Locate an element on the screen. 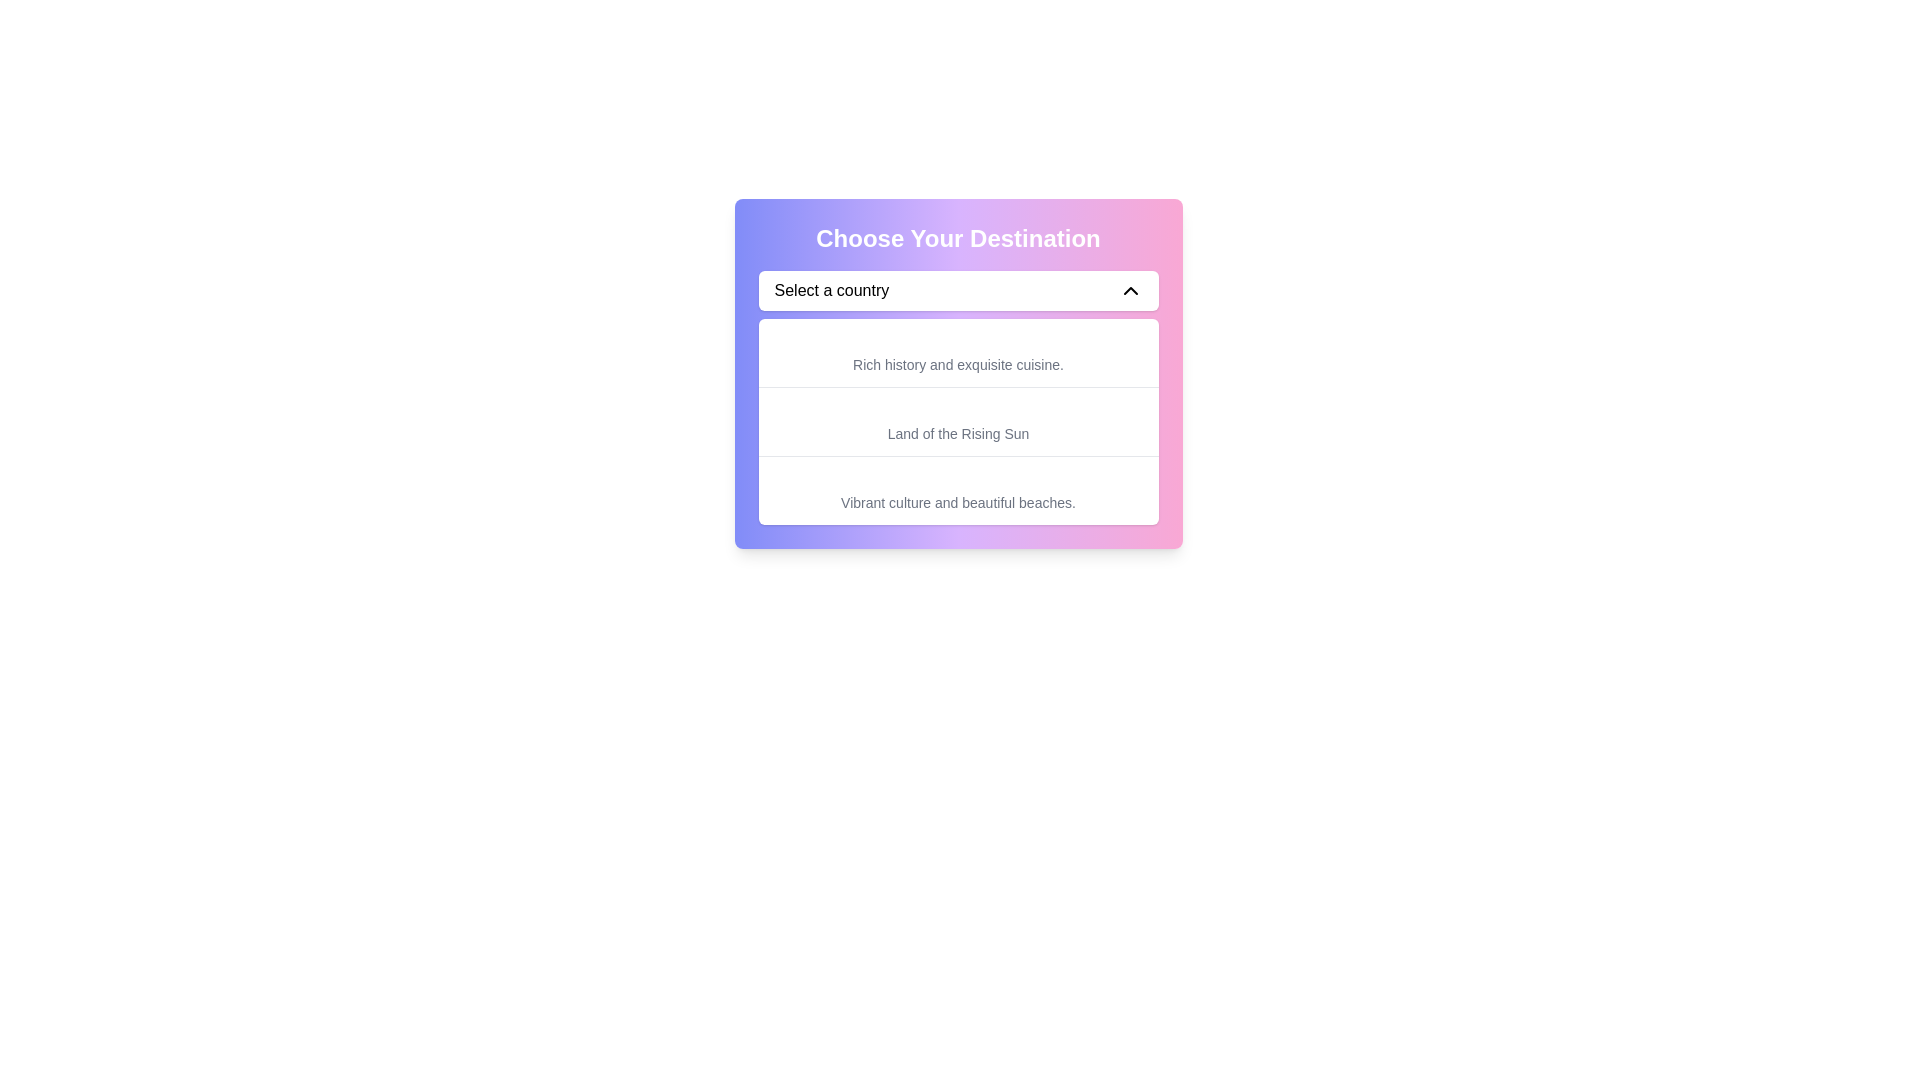  the text label that provides additional information related to the title 'France', located in the second row of a vertical list of options is located at coordinates (957, 352).